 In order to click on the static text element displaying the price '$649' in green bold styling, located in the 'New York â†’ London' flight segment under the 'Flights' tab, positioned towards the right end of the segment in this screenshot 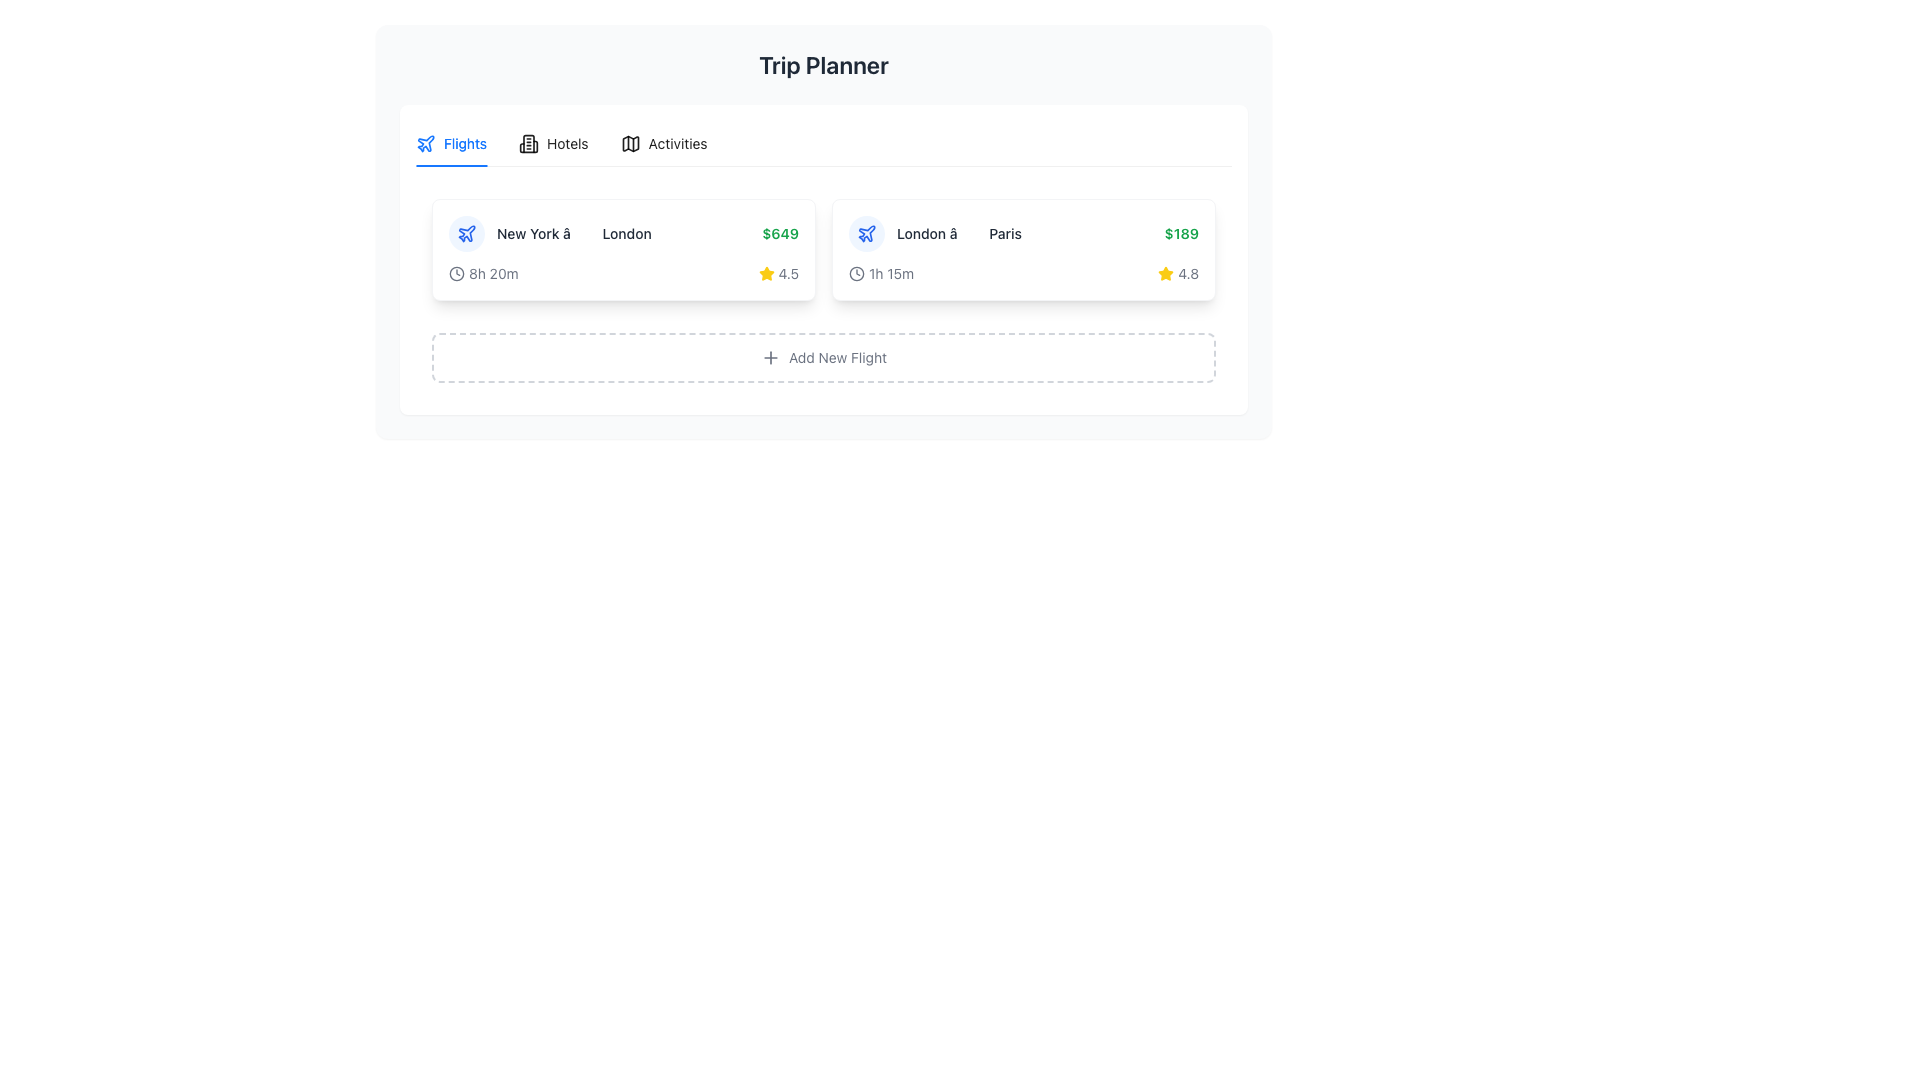, I will do `click(779, 233)`.